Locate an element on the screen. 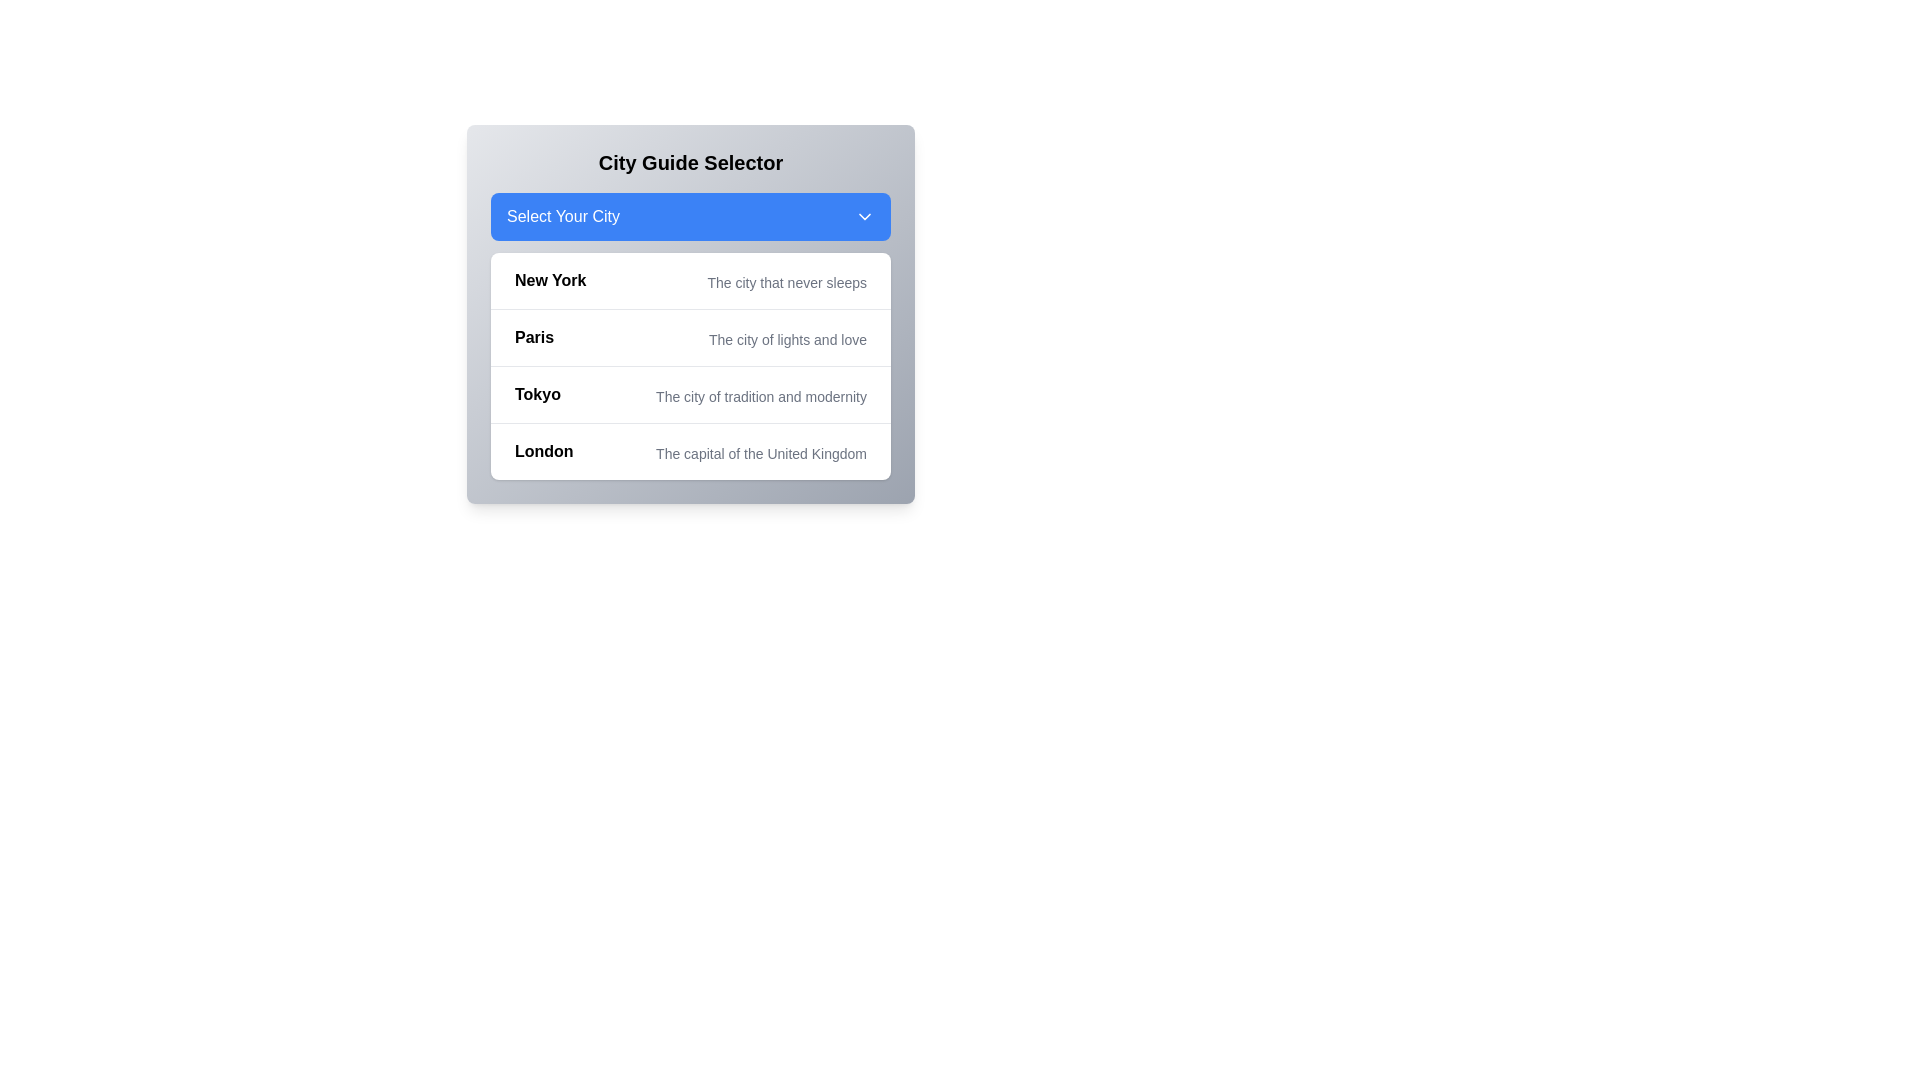  the static text label providing additional descriptive text about the city of Paris, located directly beneath the text 'Paris' in the second row of the city list is located at coordinates (786, 338).